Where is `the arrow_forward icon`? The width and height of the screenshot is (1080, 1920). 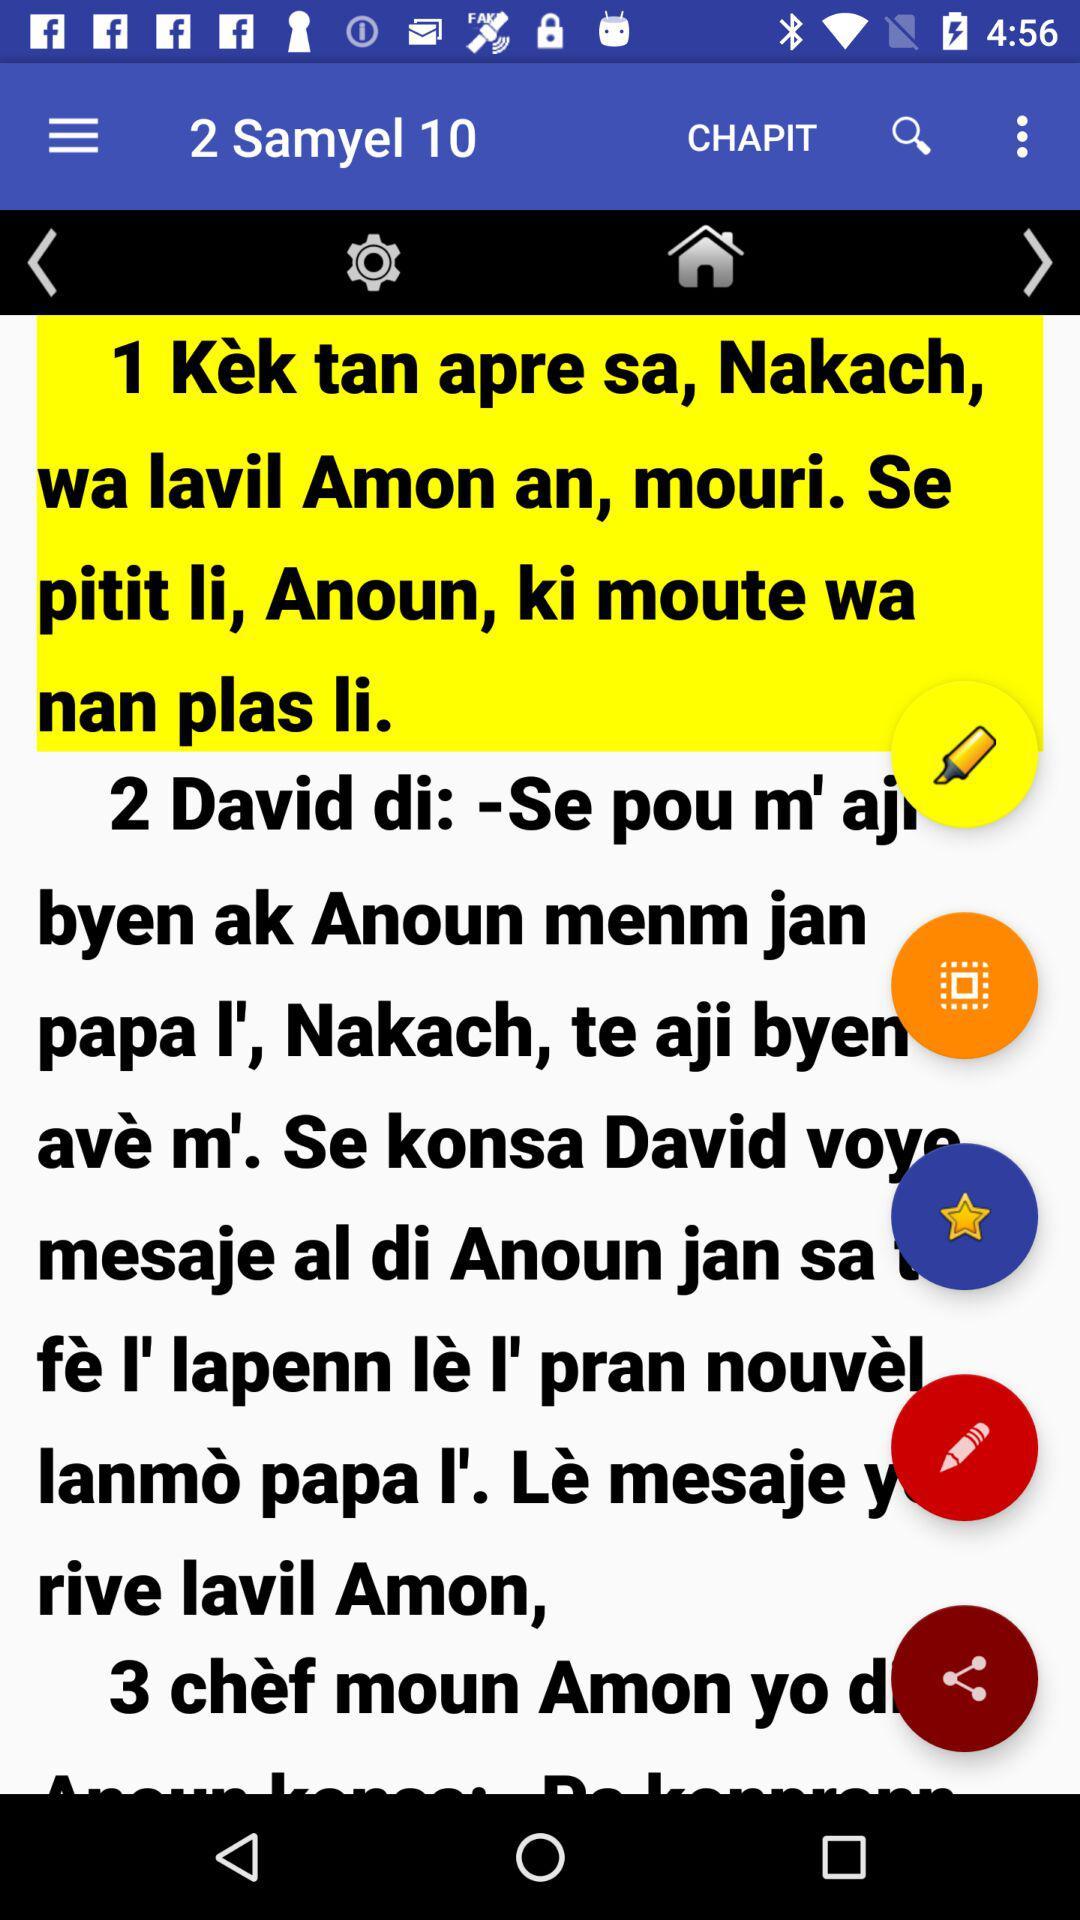 the arrow_forward icon is located at coordinates (1036, 261).